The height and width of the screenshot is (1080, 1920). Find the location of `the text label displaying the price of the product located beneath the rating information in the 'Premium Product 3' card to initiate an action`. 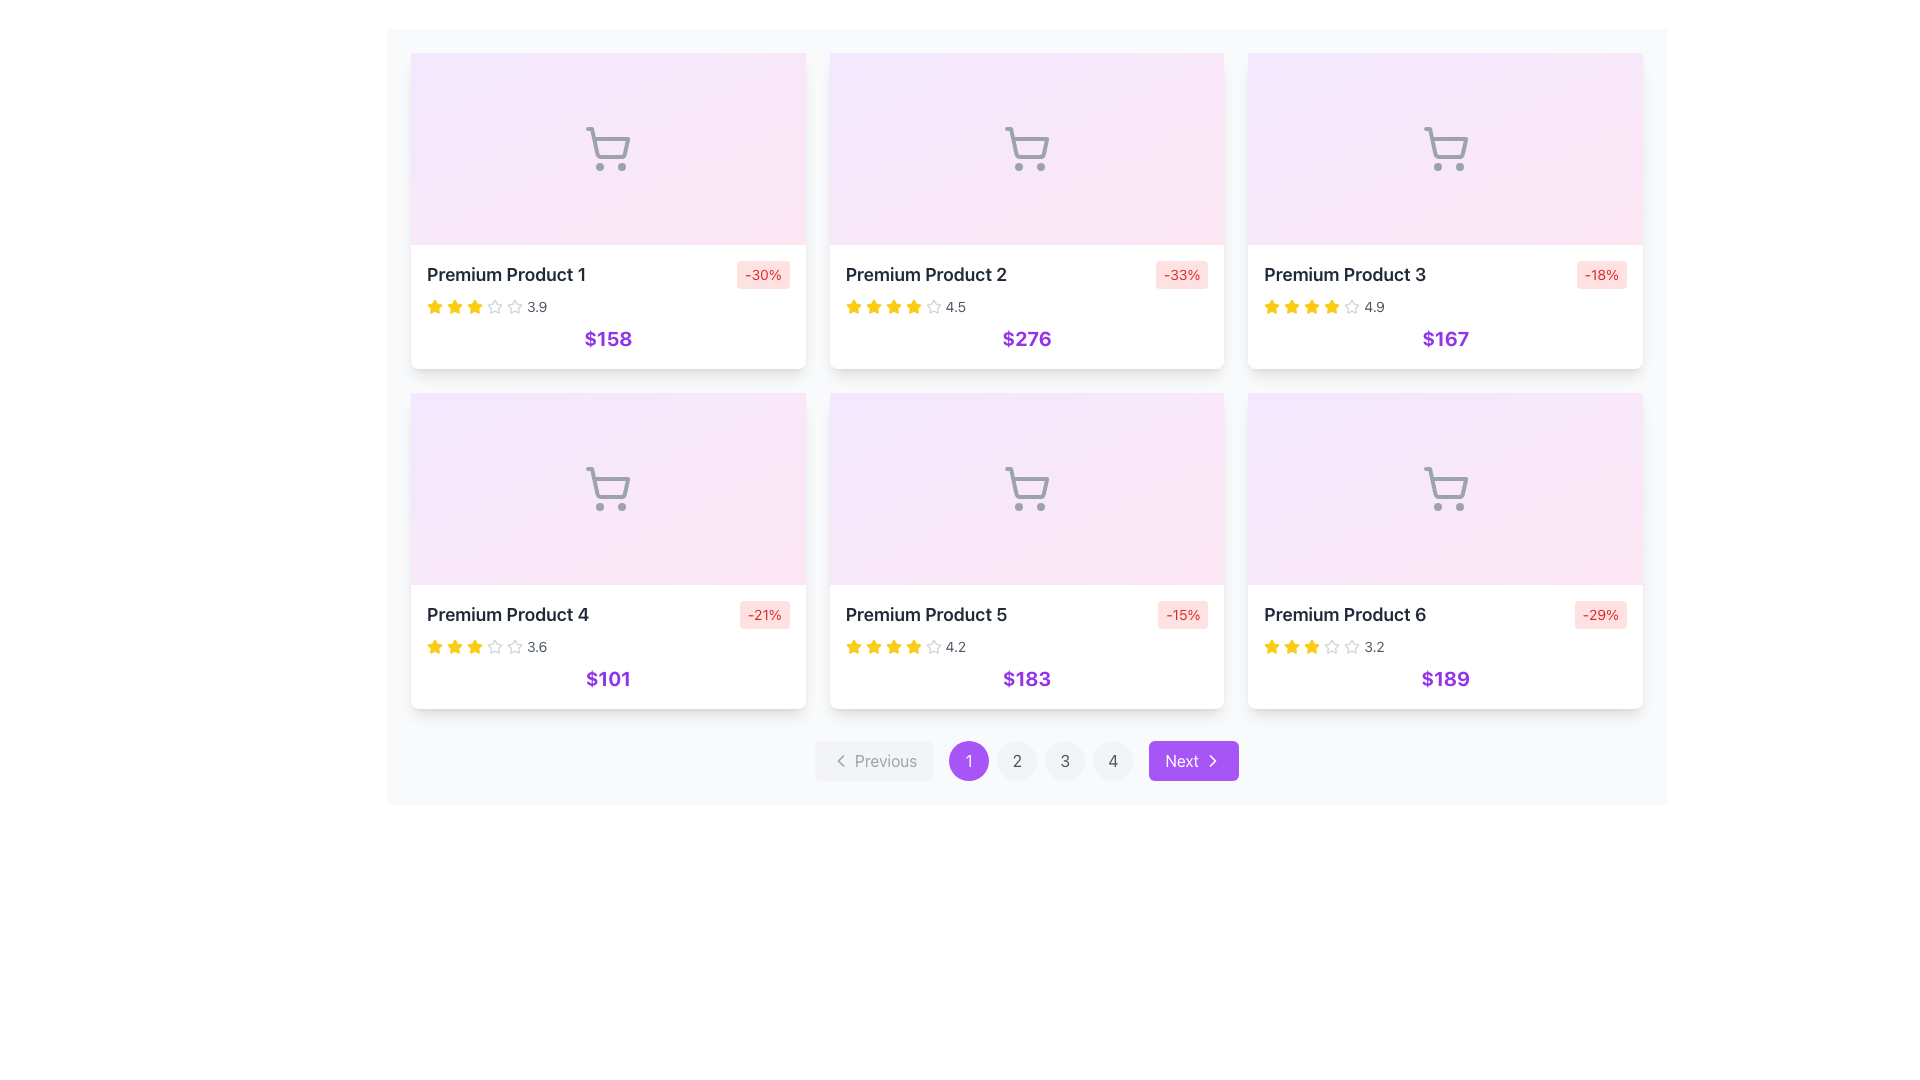

the text label displaying the price of the product located beneath the rating information in the 'Premium Product 3' card to initiate an action is located at coordinates (1445, 338).